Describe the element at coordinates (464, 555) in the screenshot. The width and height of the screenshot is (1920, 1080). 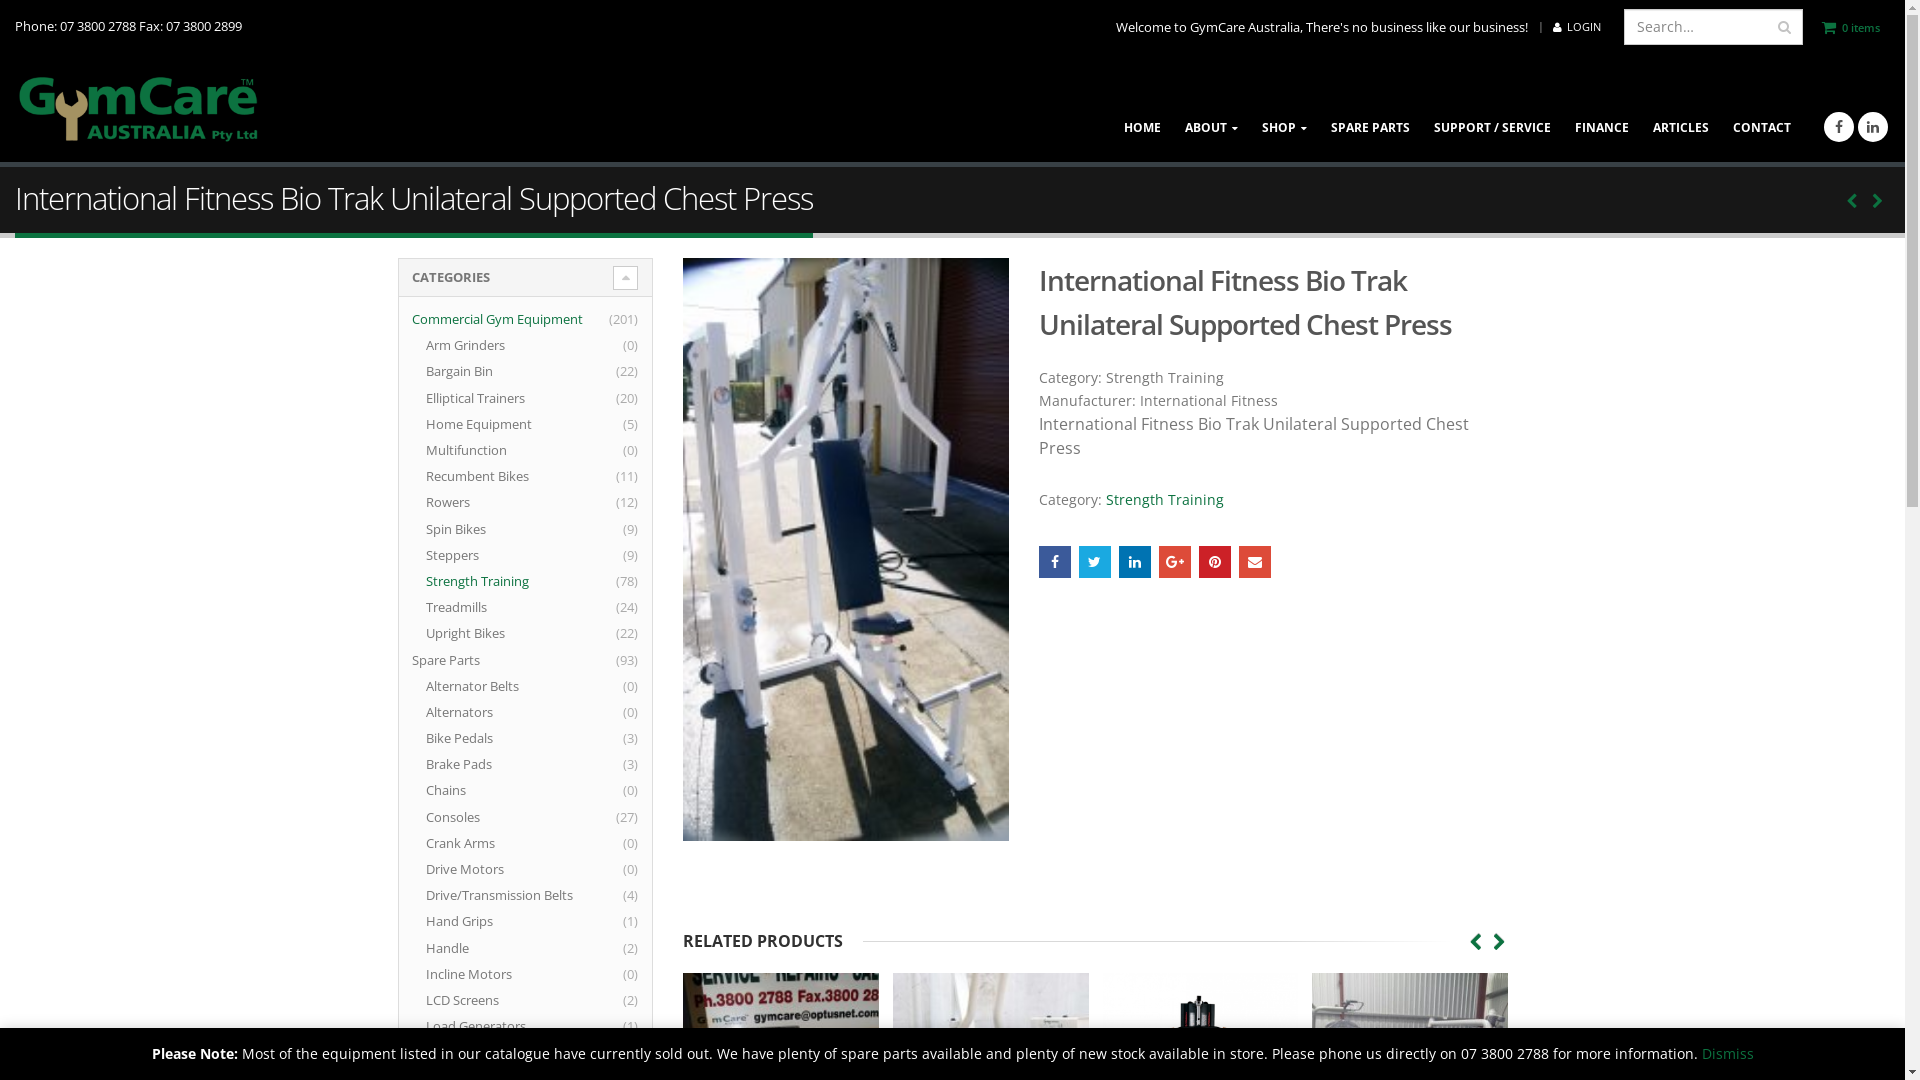
I see `'Steppers'` at that location.